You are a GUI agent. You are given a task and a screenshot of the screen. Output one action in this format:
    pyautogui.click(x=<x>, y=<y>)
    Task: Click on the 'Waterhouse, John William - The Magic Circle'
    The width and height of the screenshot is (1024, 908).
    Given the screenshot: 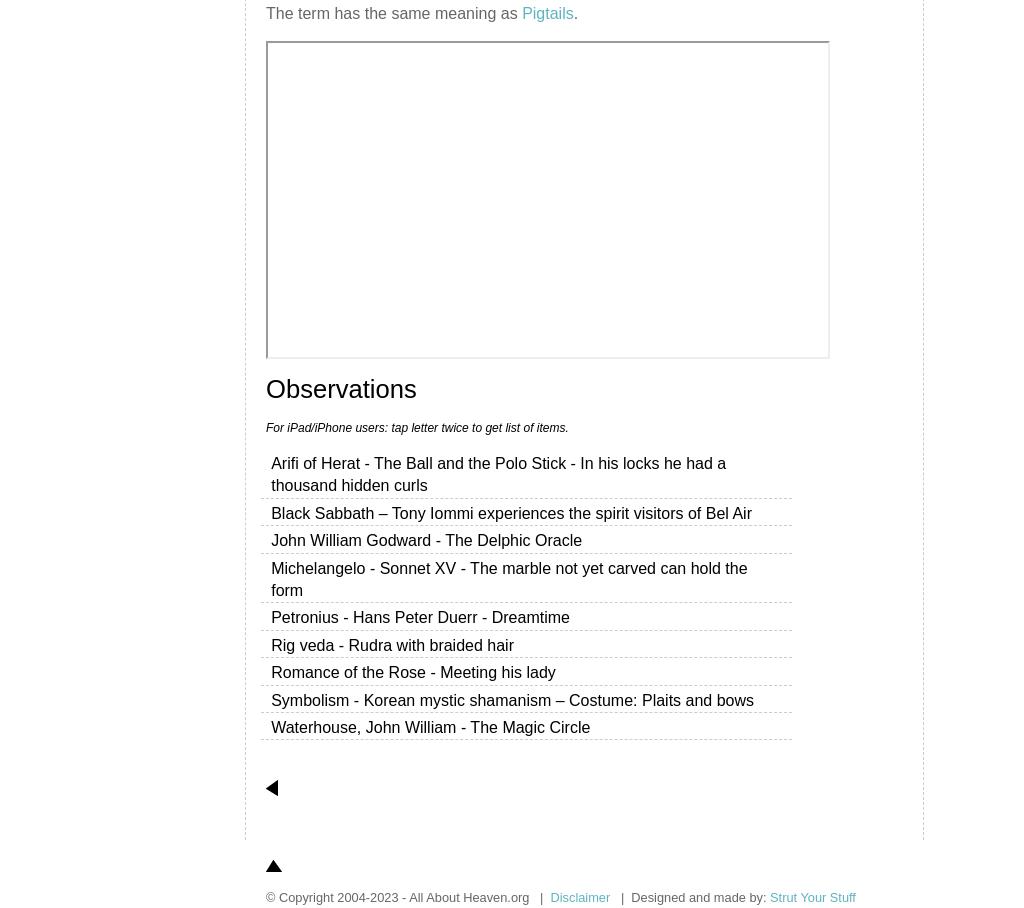 What is the action you would take?
    pyautogui.click(x=270, y=726)
    